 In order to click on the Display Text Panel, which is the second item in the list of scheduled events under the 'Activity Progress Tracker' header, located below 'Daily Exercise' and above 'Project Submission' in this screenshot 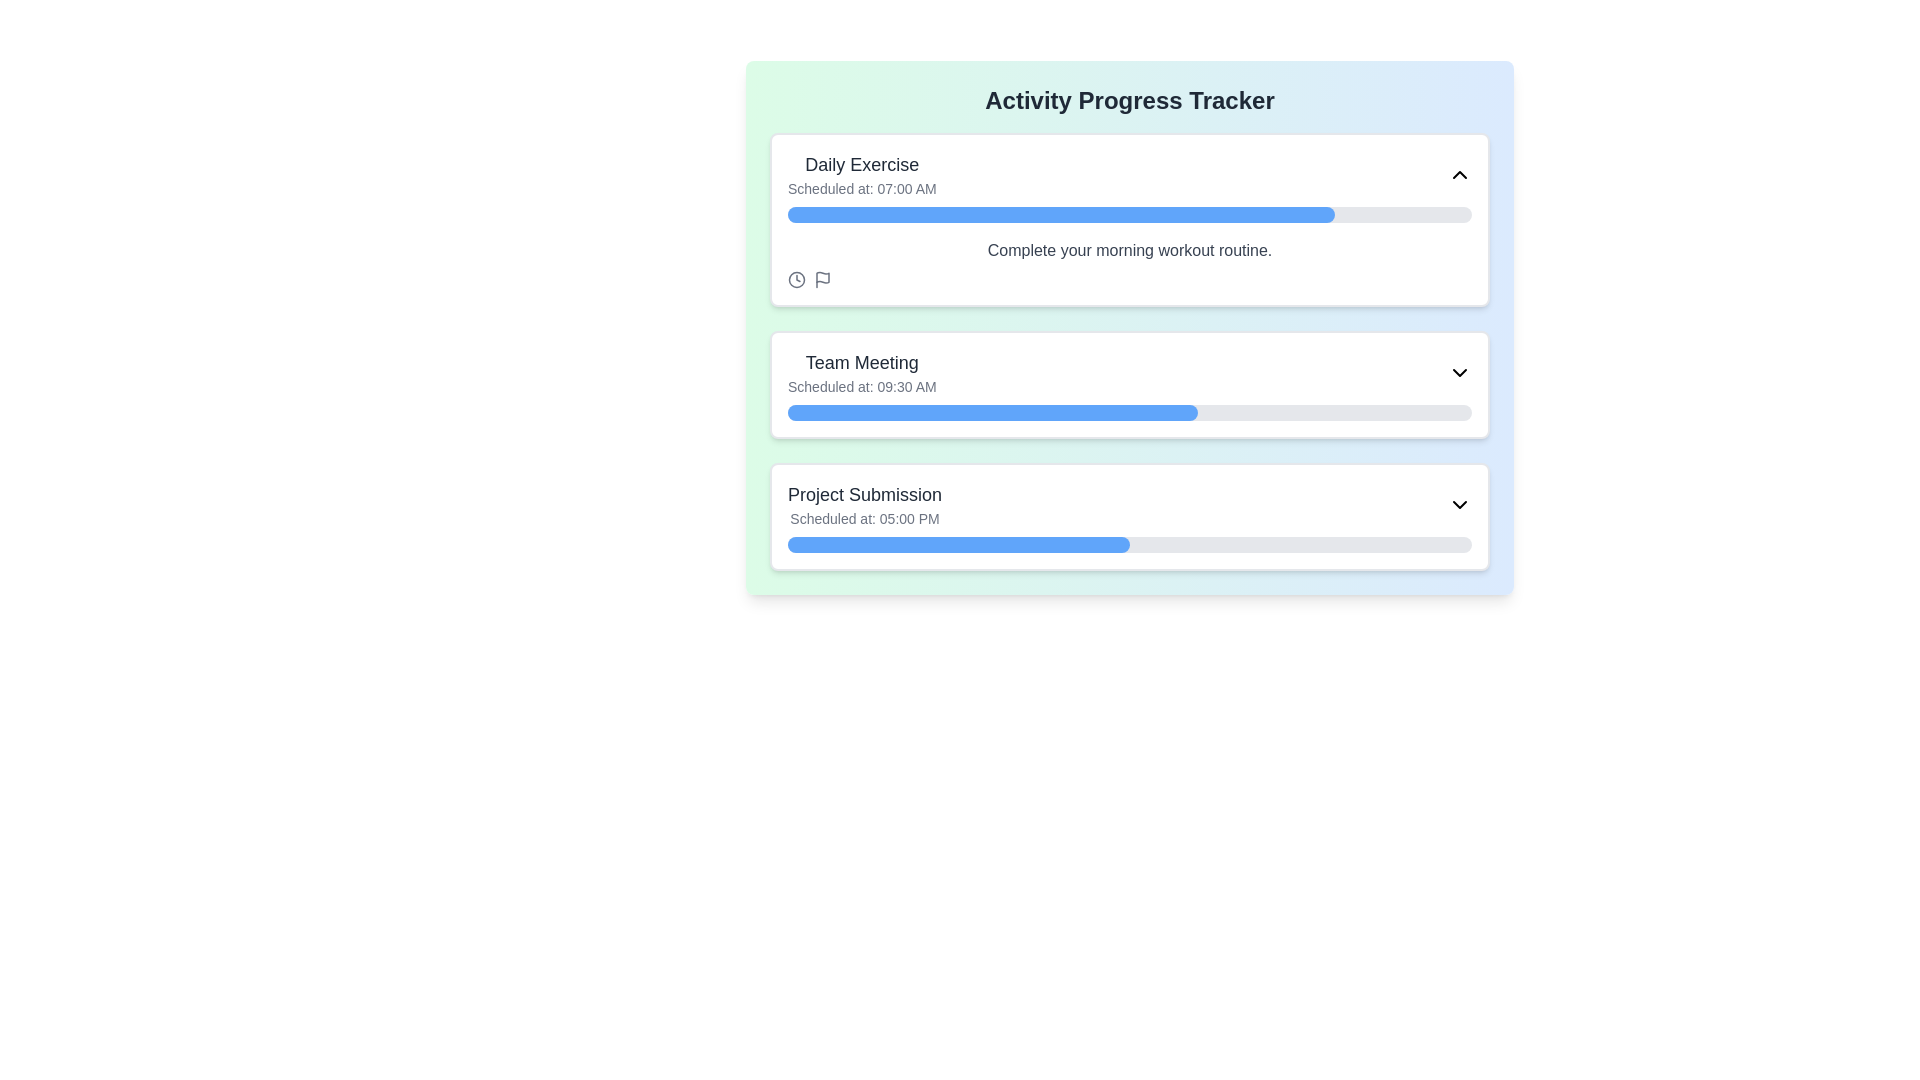, I will do `click(862, 373)`.